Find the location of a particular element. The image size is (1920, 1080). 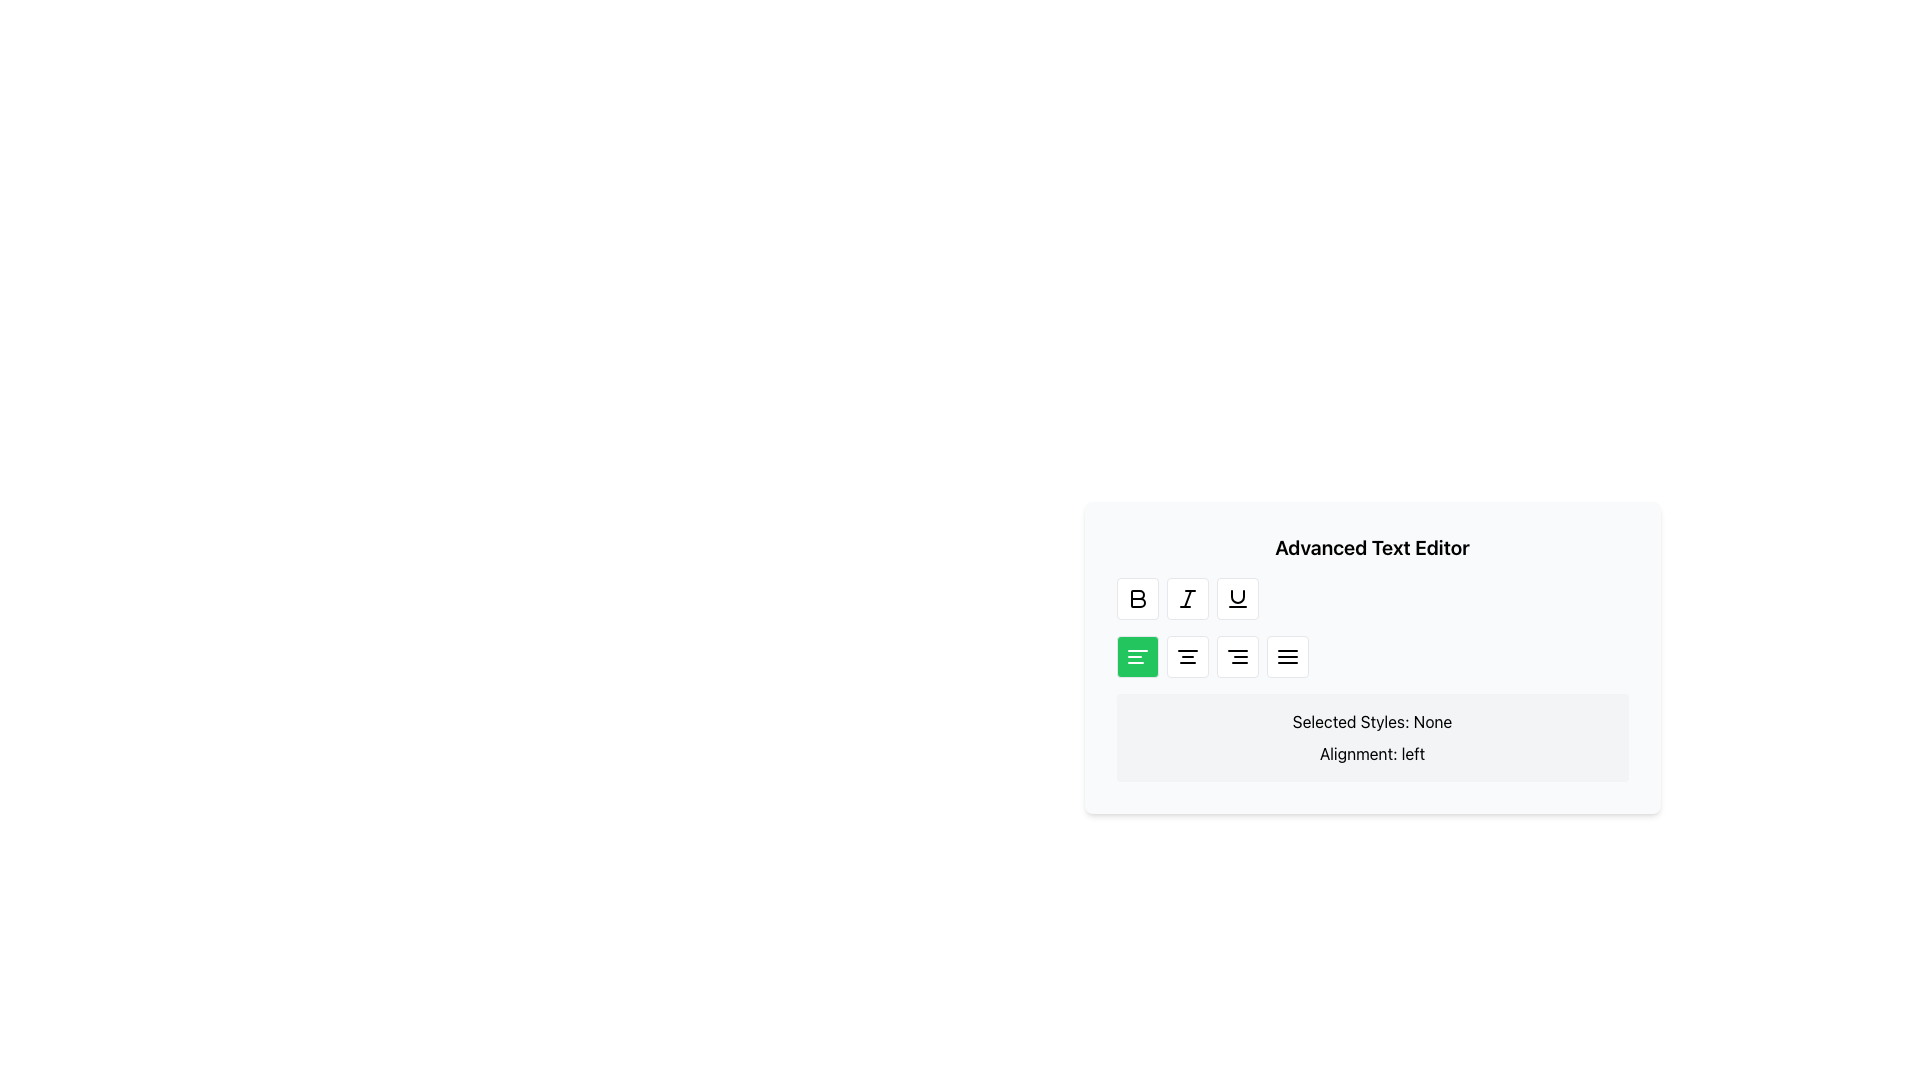

the Text Label that displays the current alignment setting, which indicates 'left.' This label is located below 'Selected Styles: None' in the right-central part of the interface is located at coordinates (1371, 753).